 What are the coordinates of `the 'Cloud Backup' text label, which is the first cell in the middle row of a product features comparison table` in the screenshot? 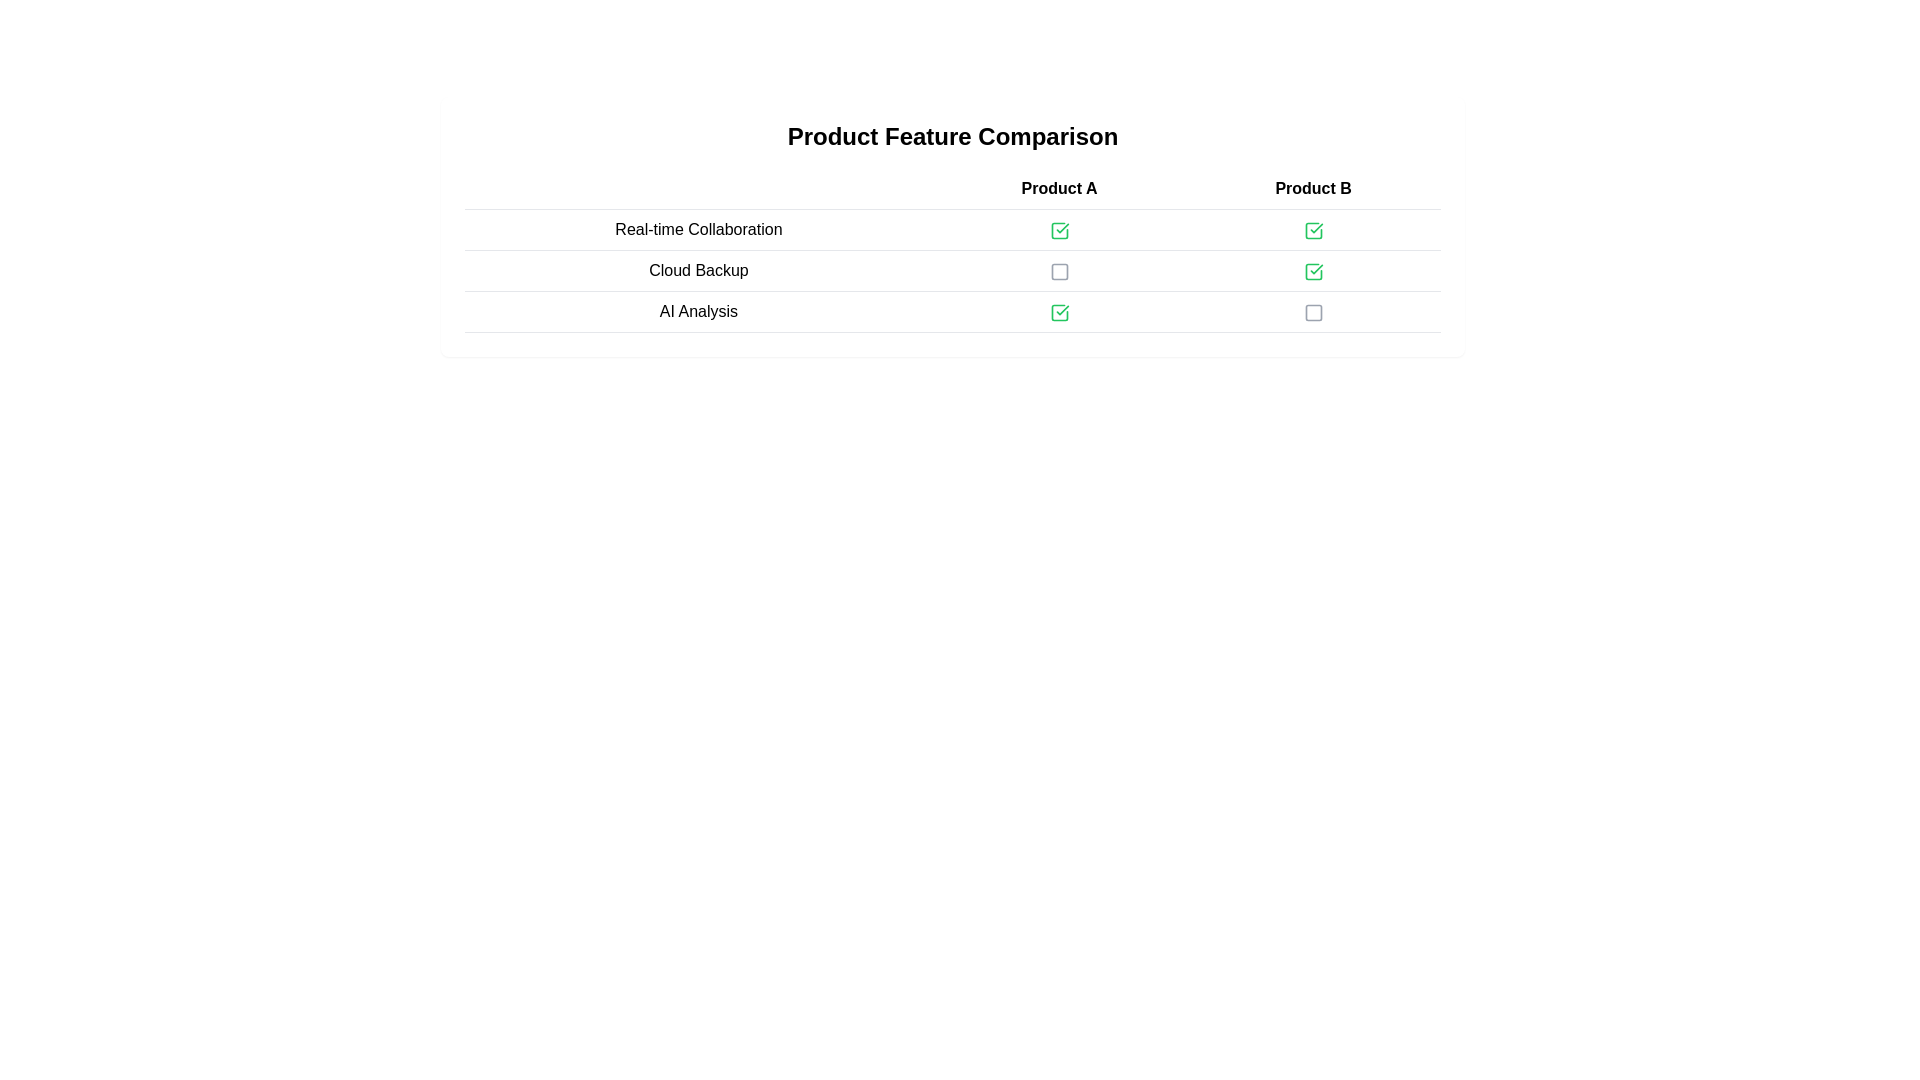 It's located at (698, 270).